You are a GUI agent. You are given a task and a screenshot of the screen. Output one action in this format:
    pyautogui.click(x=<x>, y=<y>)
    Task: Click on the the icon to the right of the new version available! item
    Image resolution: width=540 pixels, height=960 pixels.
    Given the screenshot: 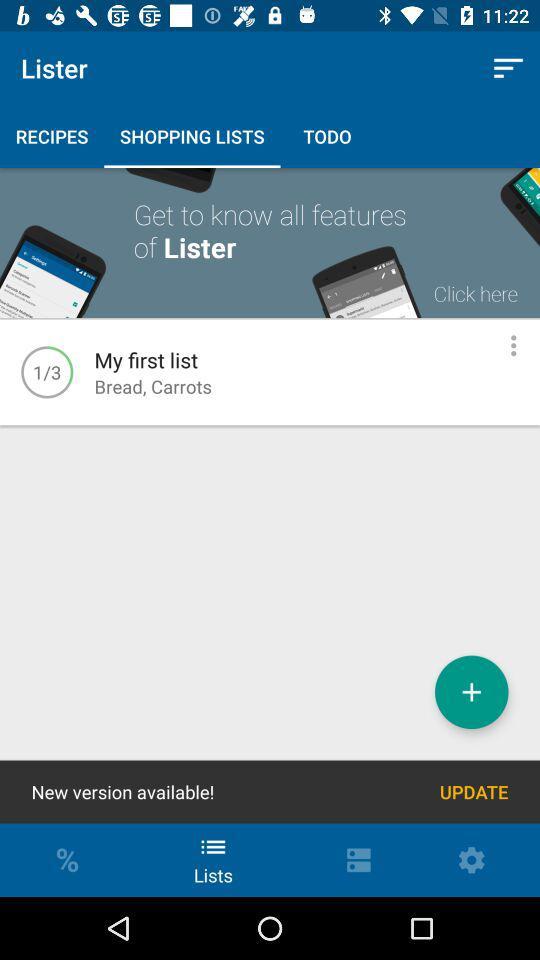 What is the action you would take?
    pyautogui.click(x=473, y=792)
    